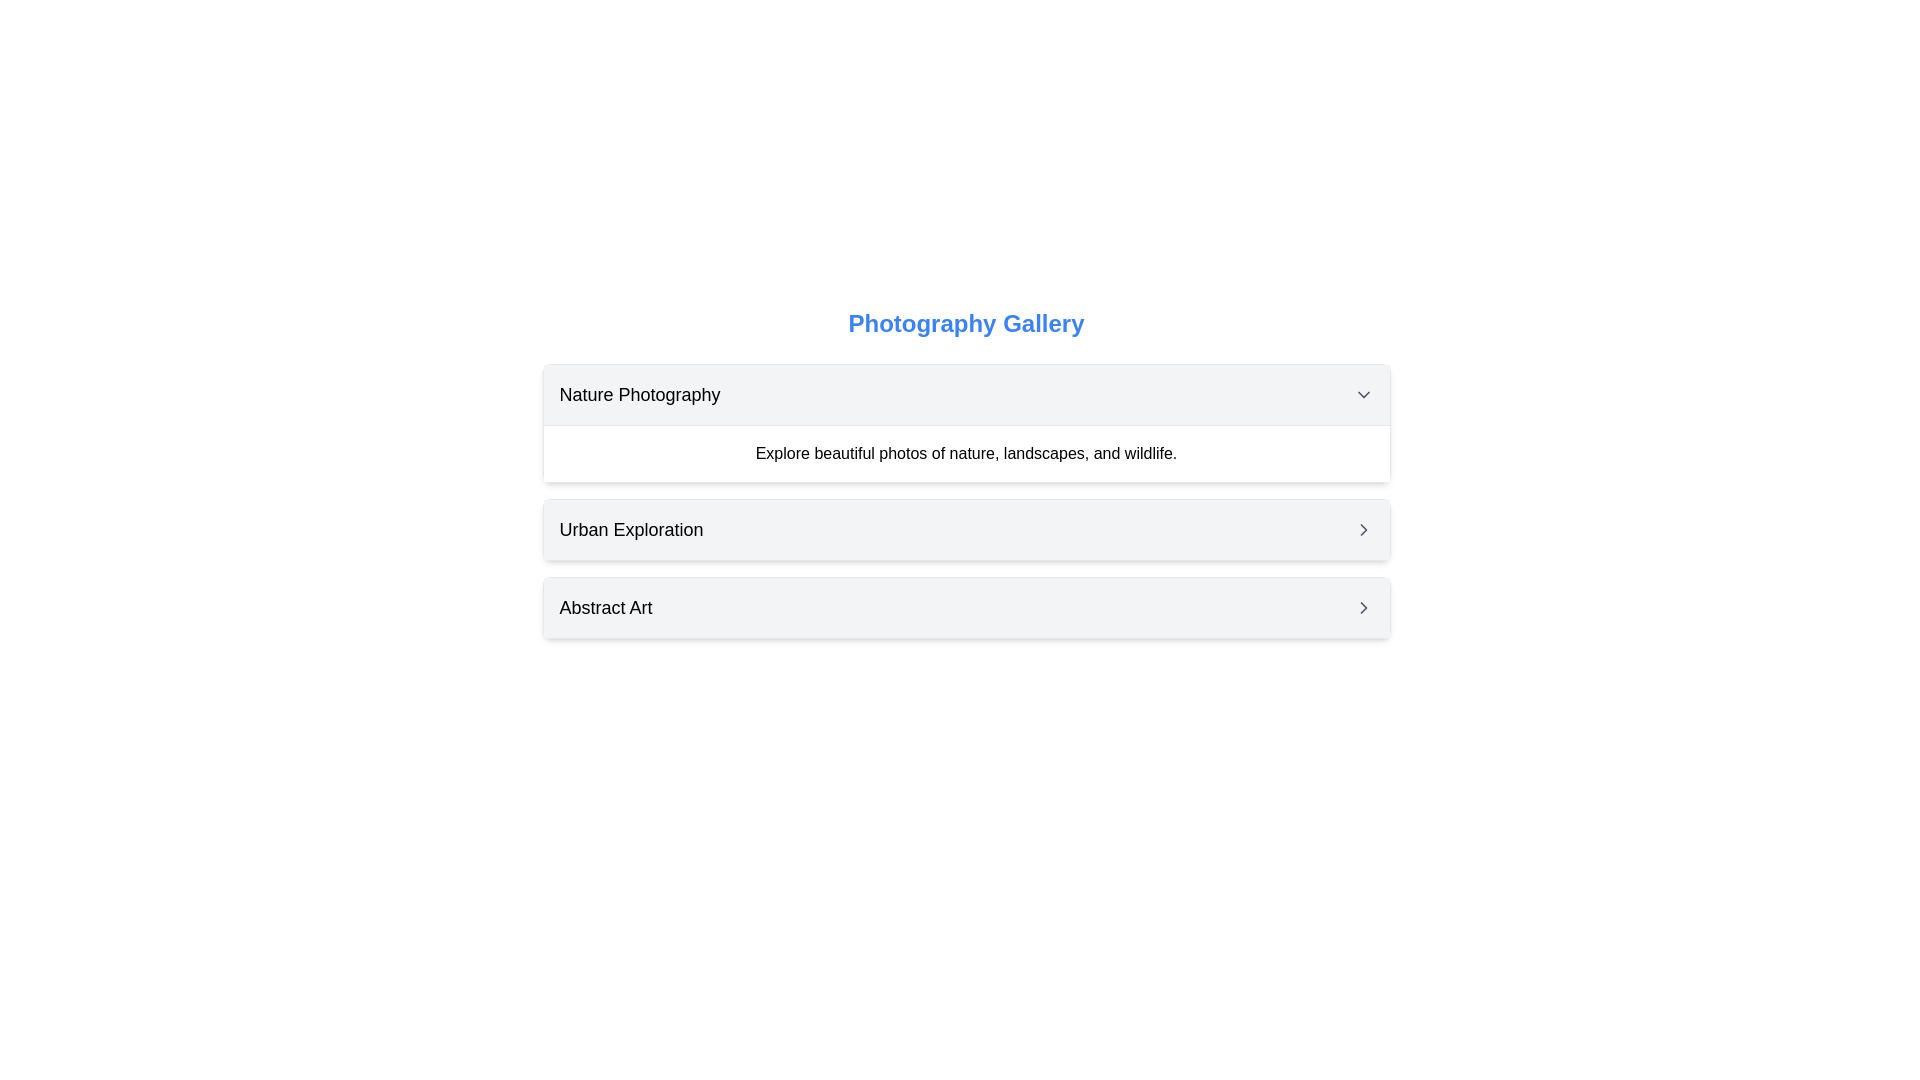 The image size is (1920, 1080). What do you see at coordinates (1362, 607) in the screenshot?
I see `the Chevron Icon located at the far right end of the 'Abstract Art' list item` at bounding box center [1362, 607].